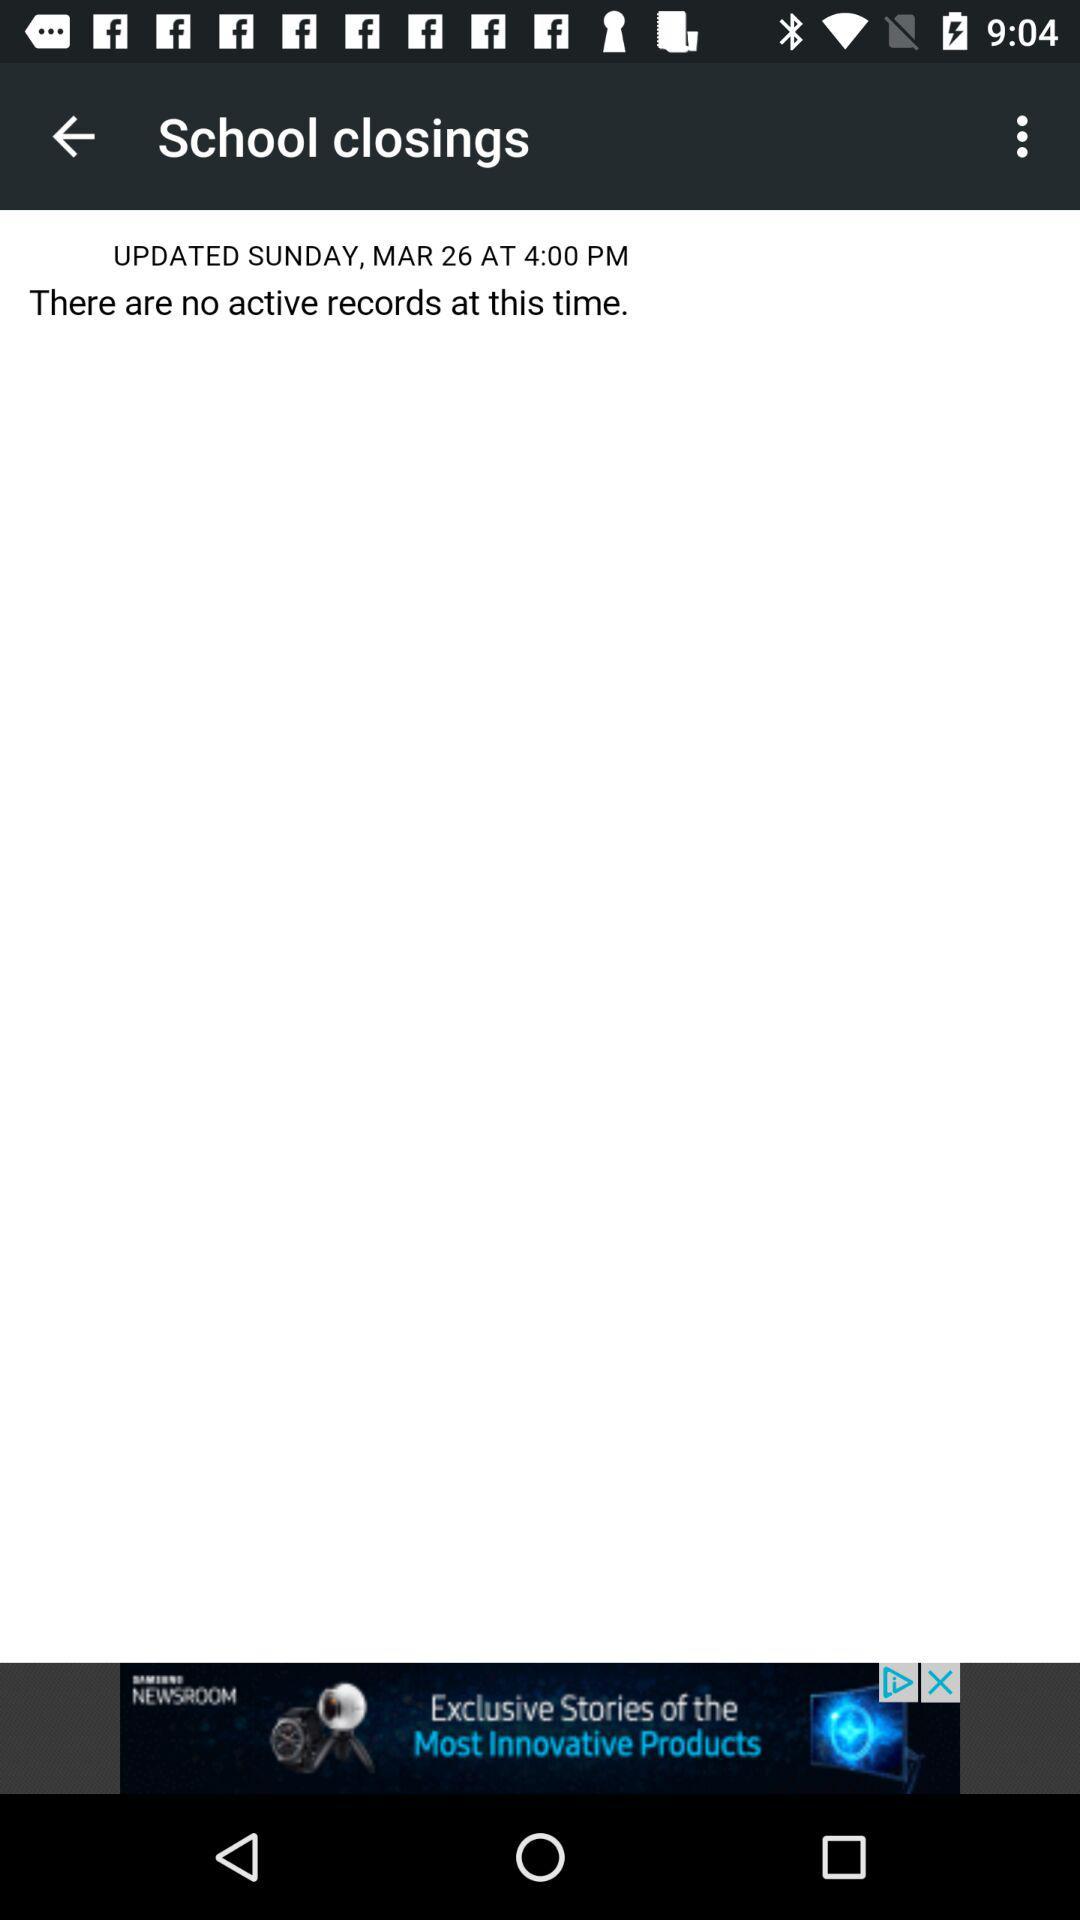 Image resolution: width=1080 pixels, height=1920 pixels. What do you see at coordinates (540, 1727) in the screenshot?
I see `advertisement page` at bounding box center [540, 1727].